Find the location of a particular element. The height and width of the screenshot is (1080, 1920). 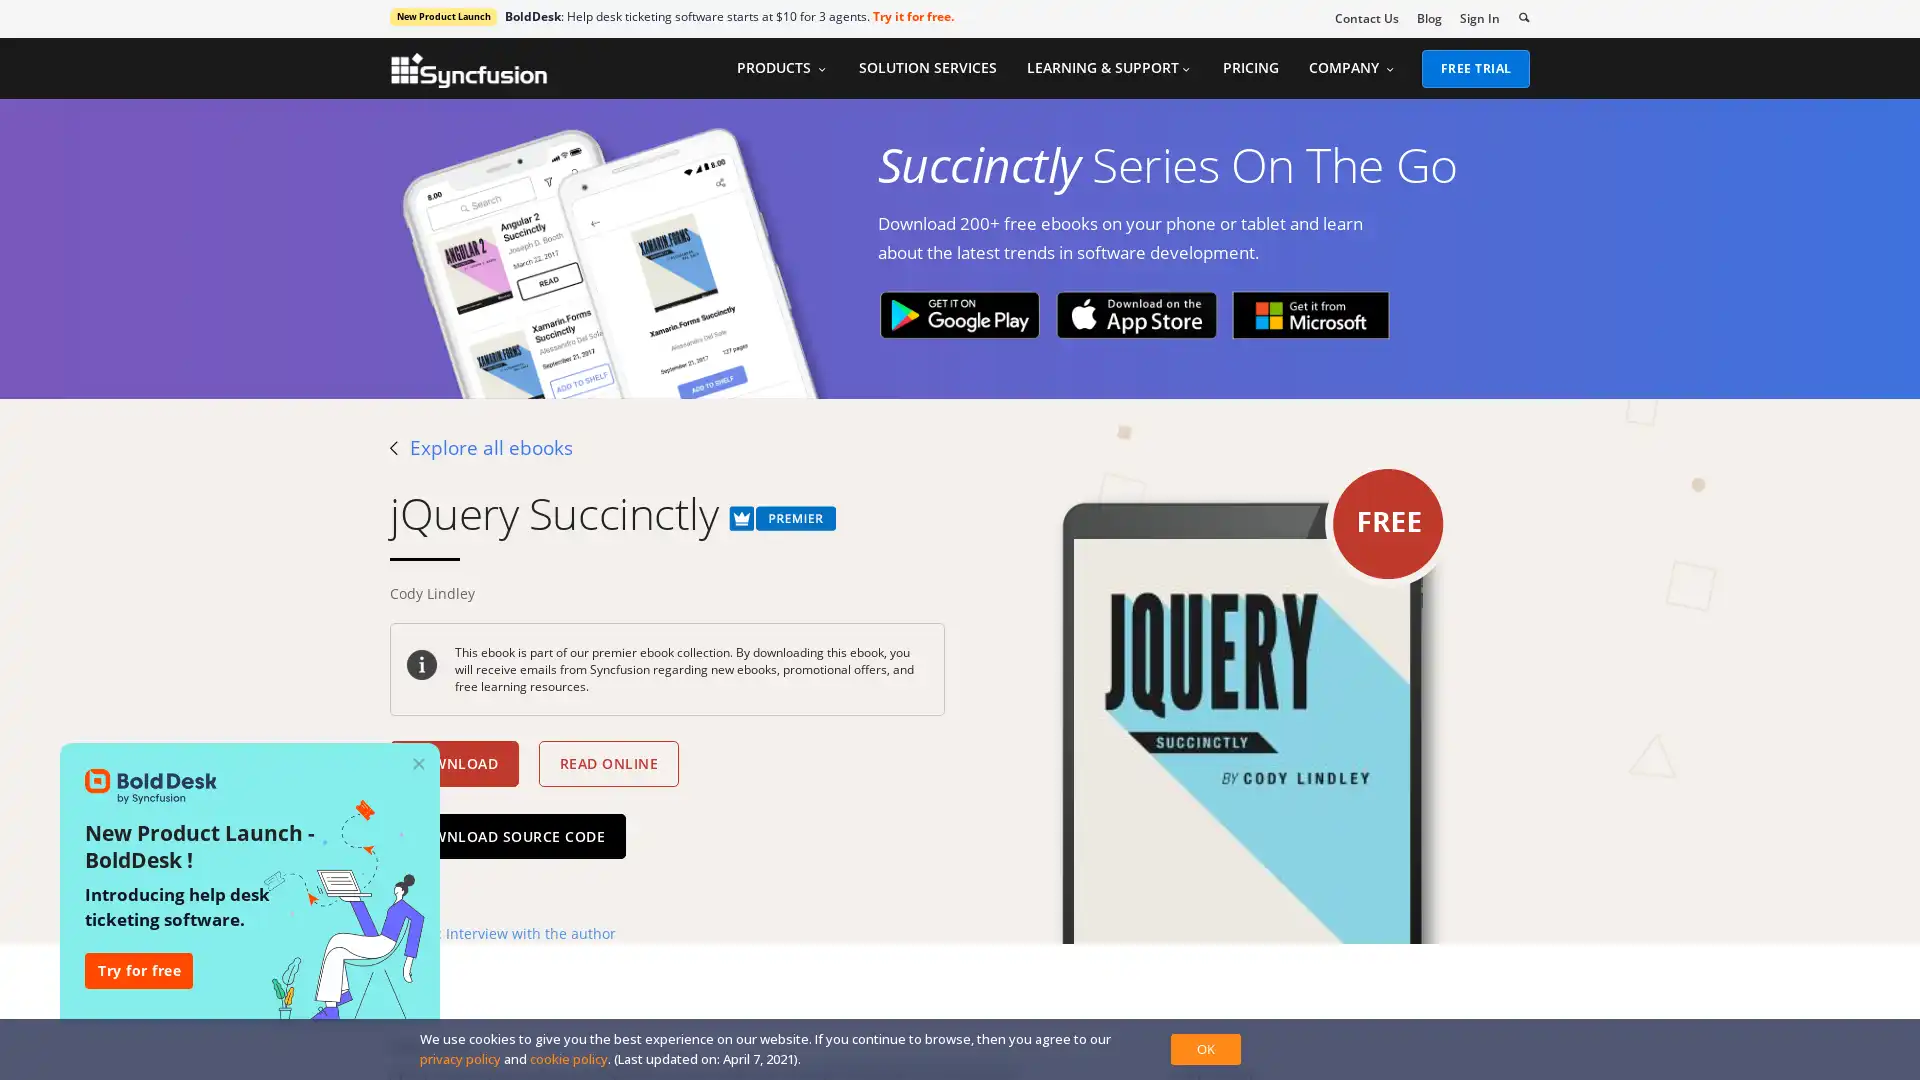

OK is located at coordinates (1204, 1048).